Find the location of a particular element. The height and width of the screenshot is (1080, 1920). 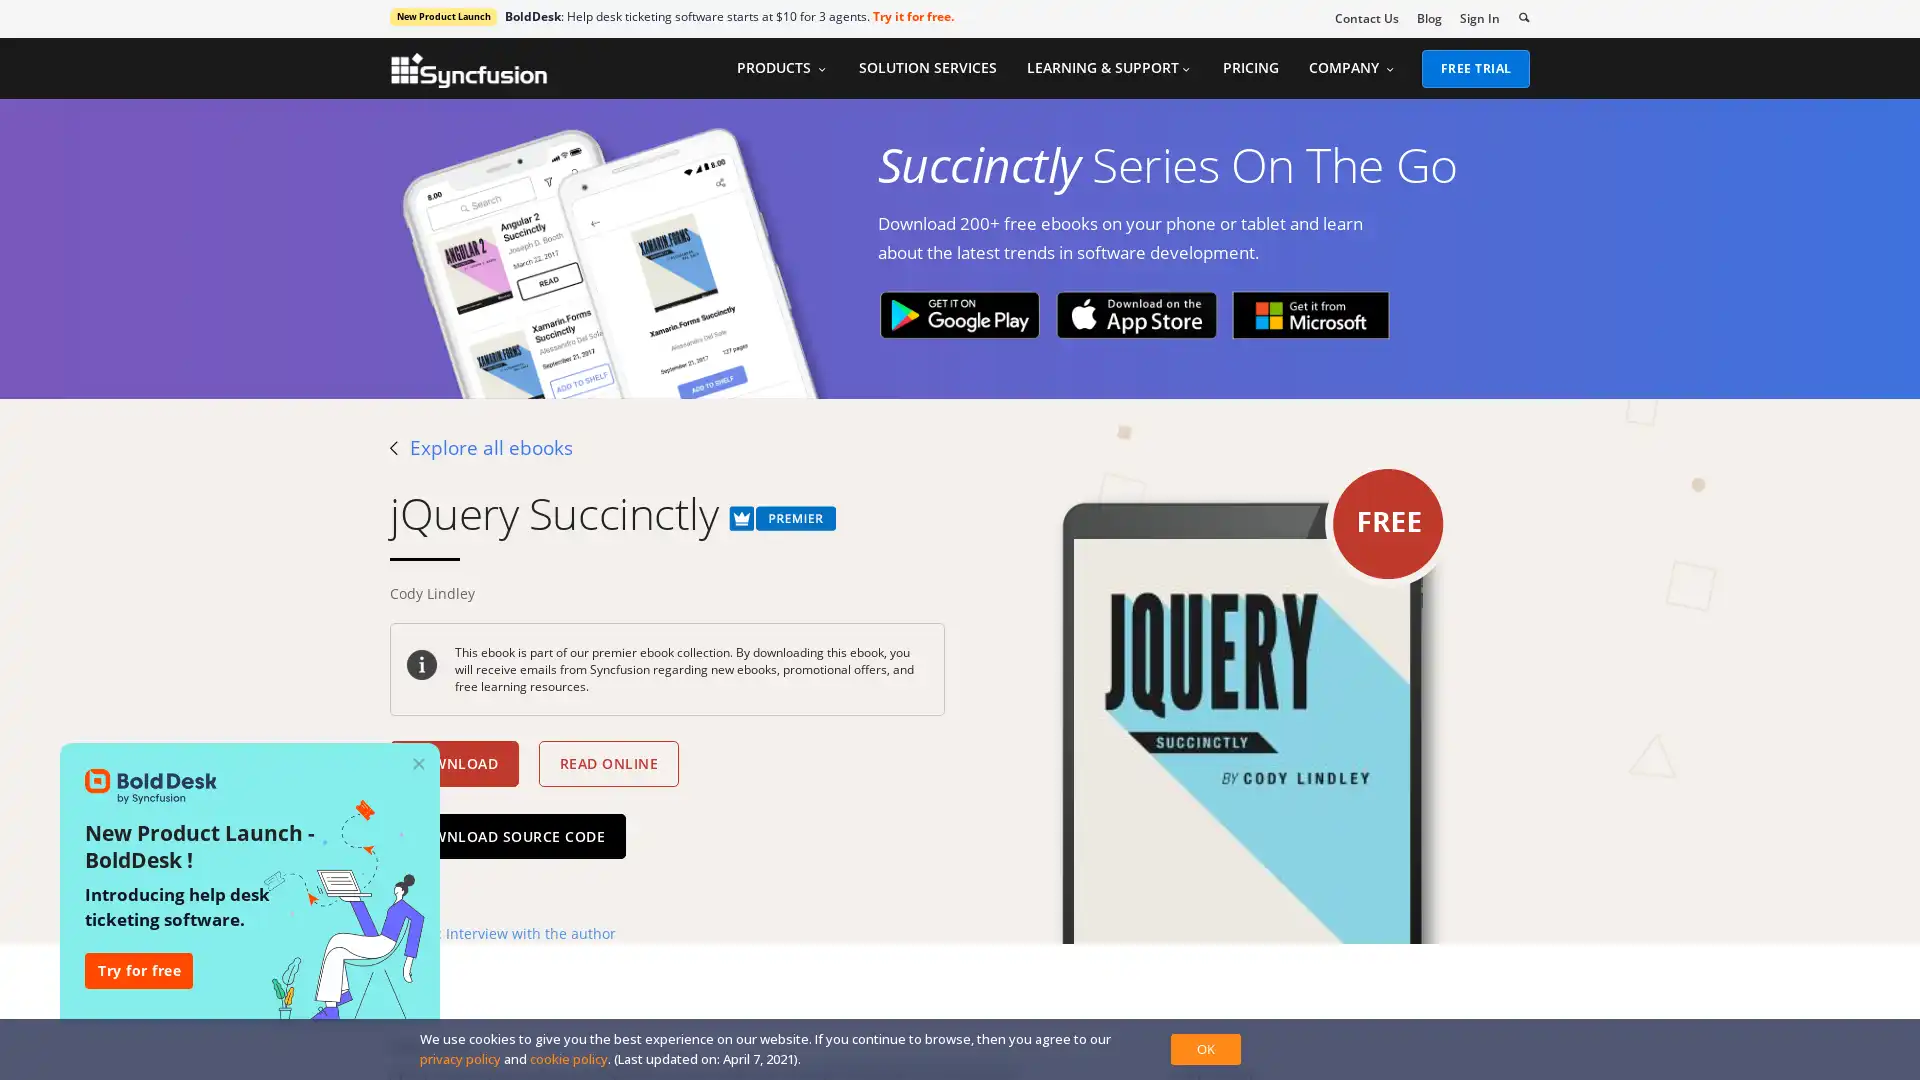

OK is located at coordinates (1204, 1048).